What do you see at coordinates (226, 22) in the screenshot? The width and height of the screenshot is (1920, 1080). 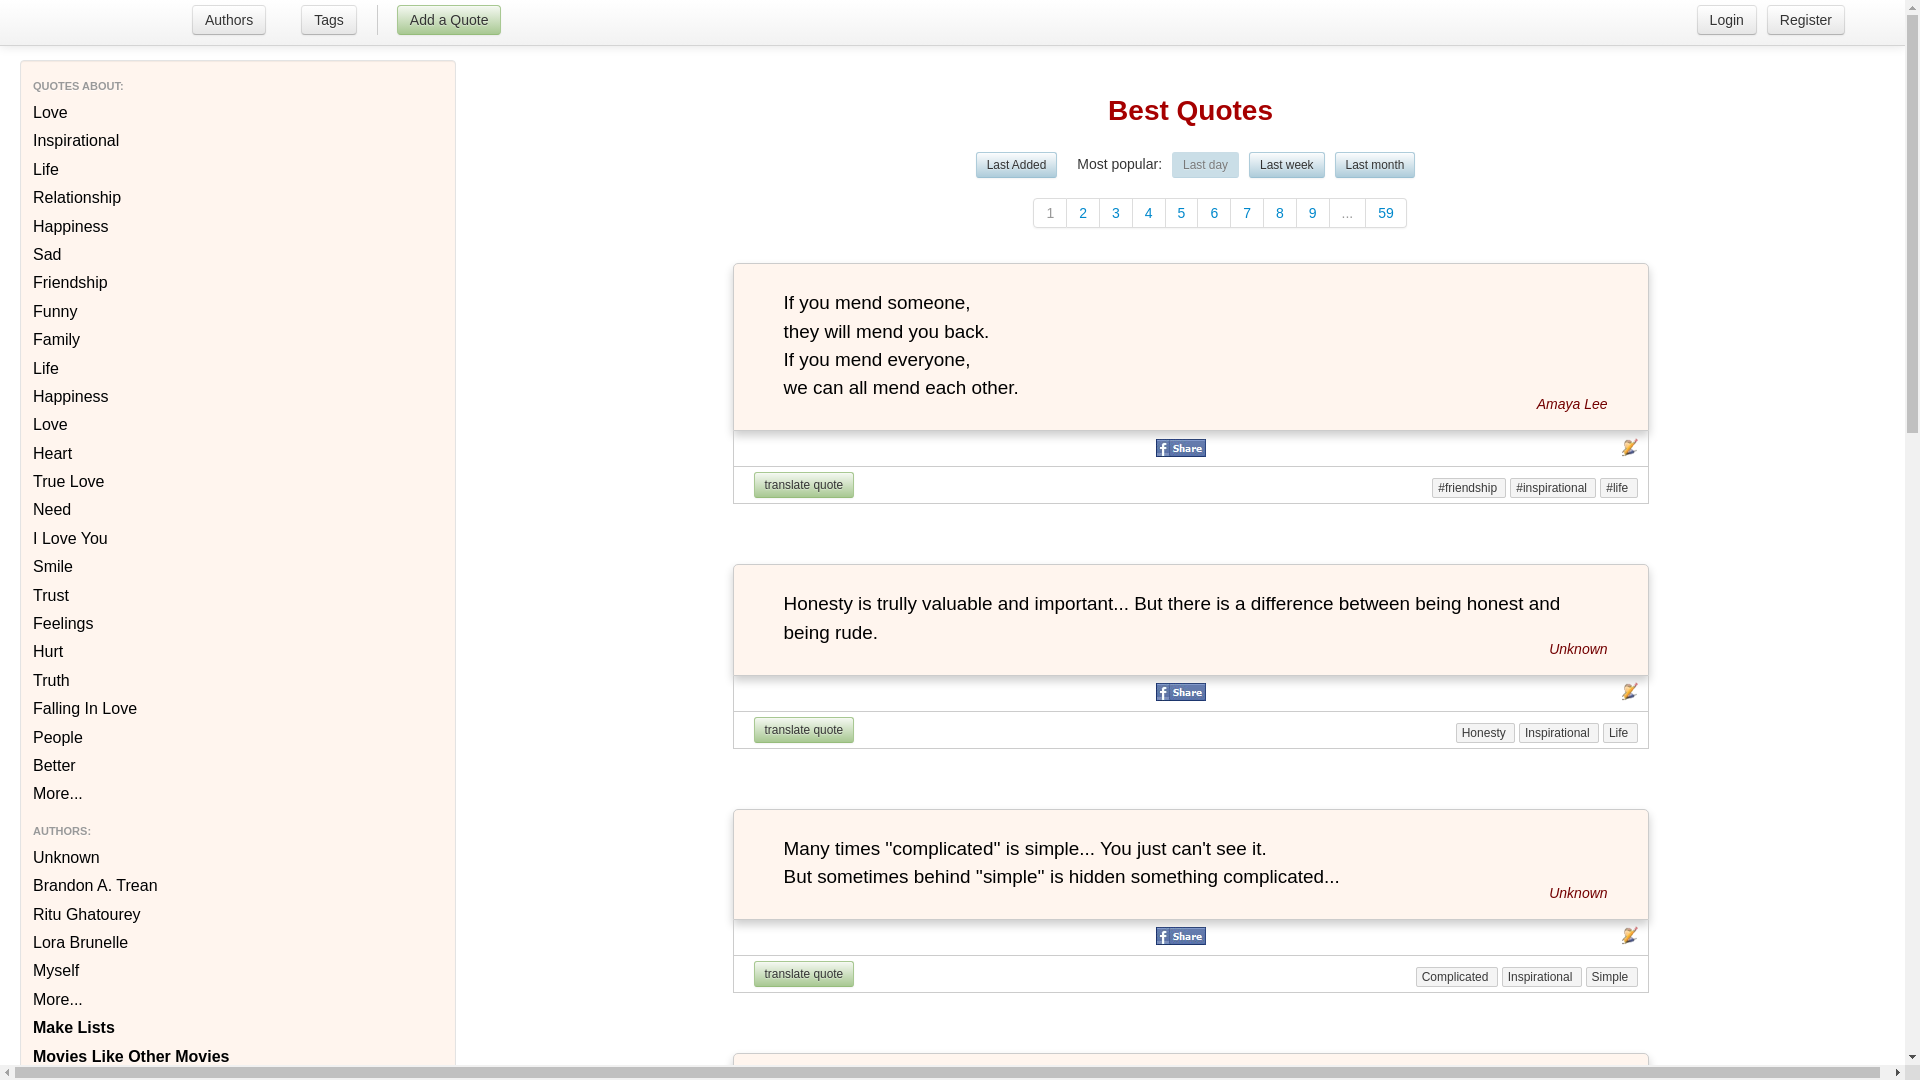 I see `'Authors'` at bounding box center [226, 22].